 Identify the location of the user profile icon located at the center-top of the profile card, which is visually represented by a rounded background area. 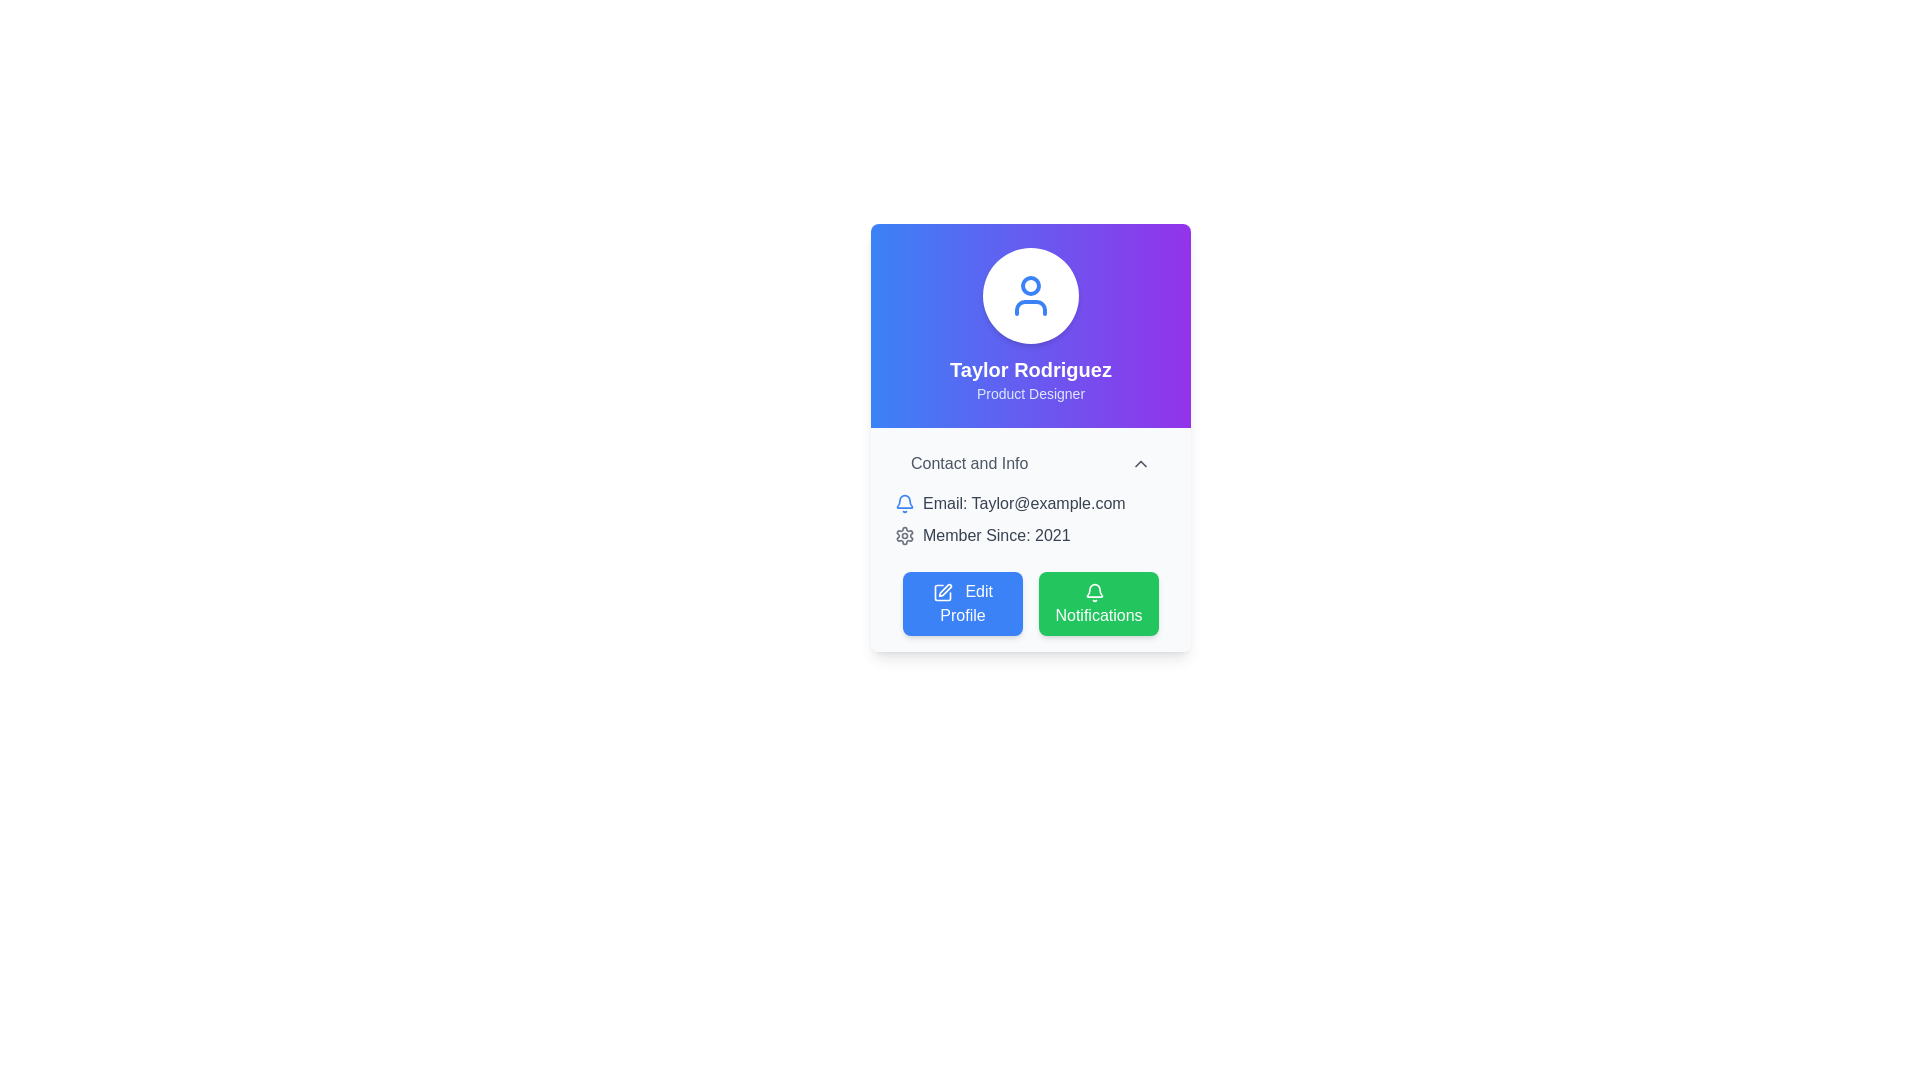
(1031, 296).